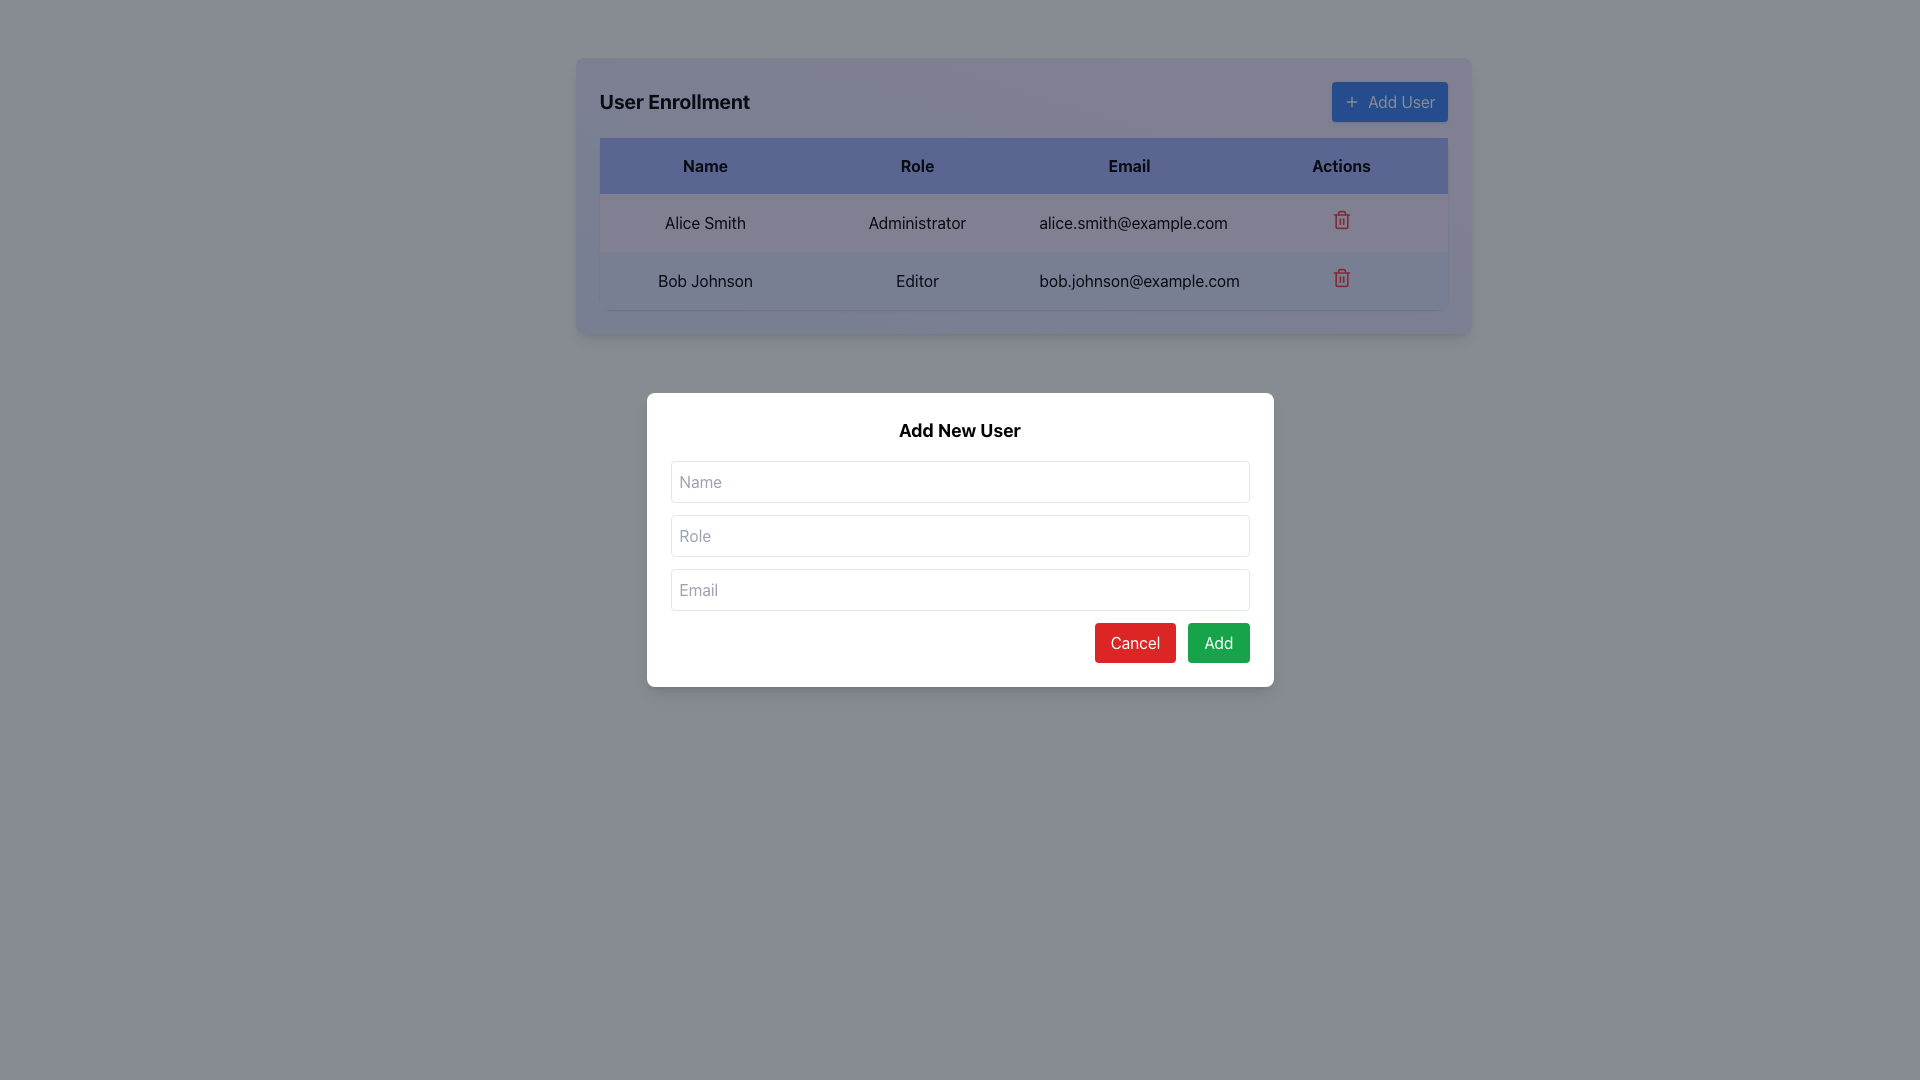 The width and height of the screenshot is (1920, 1080). I want to click on the 'Editor' text label located in the 'Role' column of the second row for 'Bob Johnson', so click(916, 281).